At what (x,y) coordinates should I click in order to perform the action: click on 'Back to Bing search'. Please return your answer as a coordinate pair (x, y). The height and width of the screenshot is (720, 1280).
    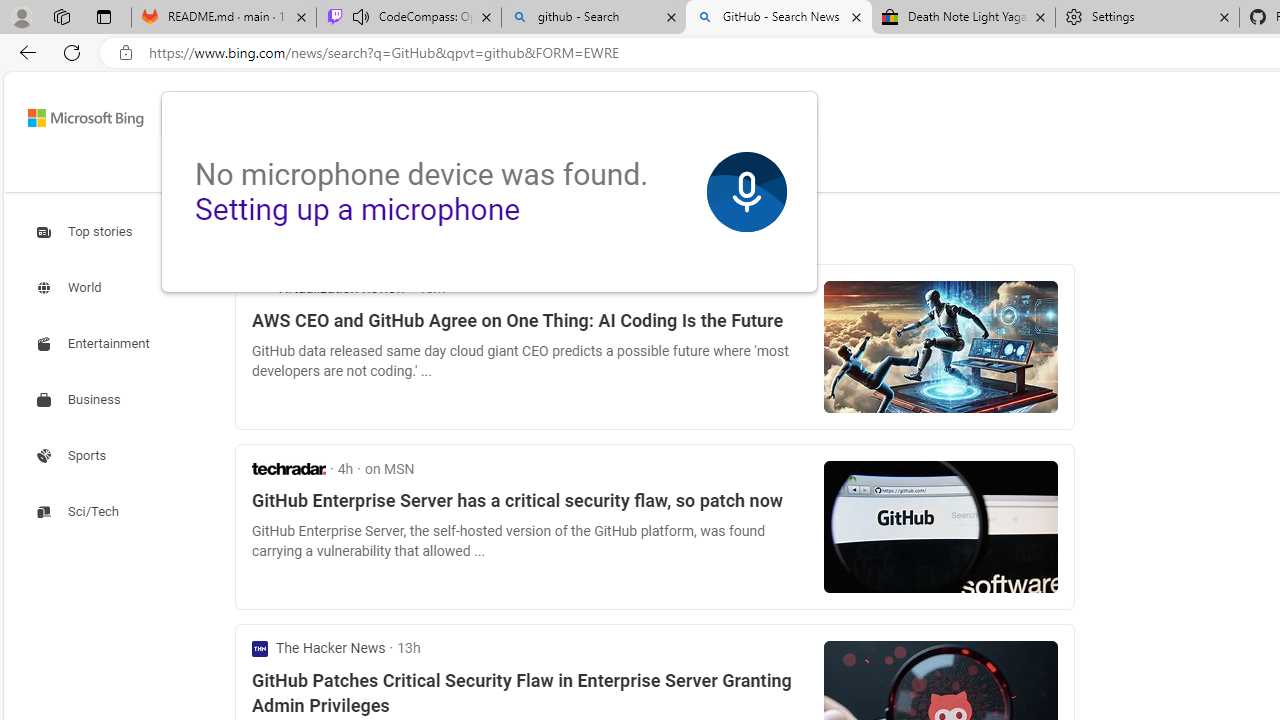
    Looking at the image, I should click on (73, 114).